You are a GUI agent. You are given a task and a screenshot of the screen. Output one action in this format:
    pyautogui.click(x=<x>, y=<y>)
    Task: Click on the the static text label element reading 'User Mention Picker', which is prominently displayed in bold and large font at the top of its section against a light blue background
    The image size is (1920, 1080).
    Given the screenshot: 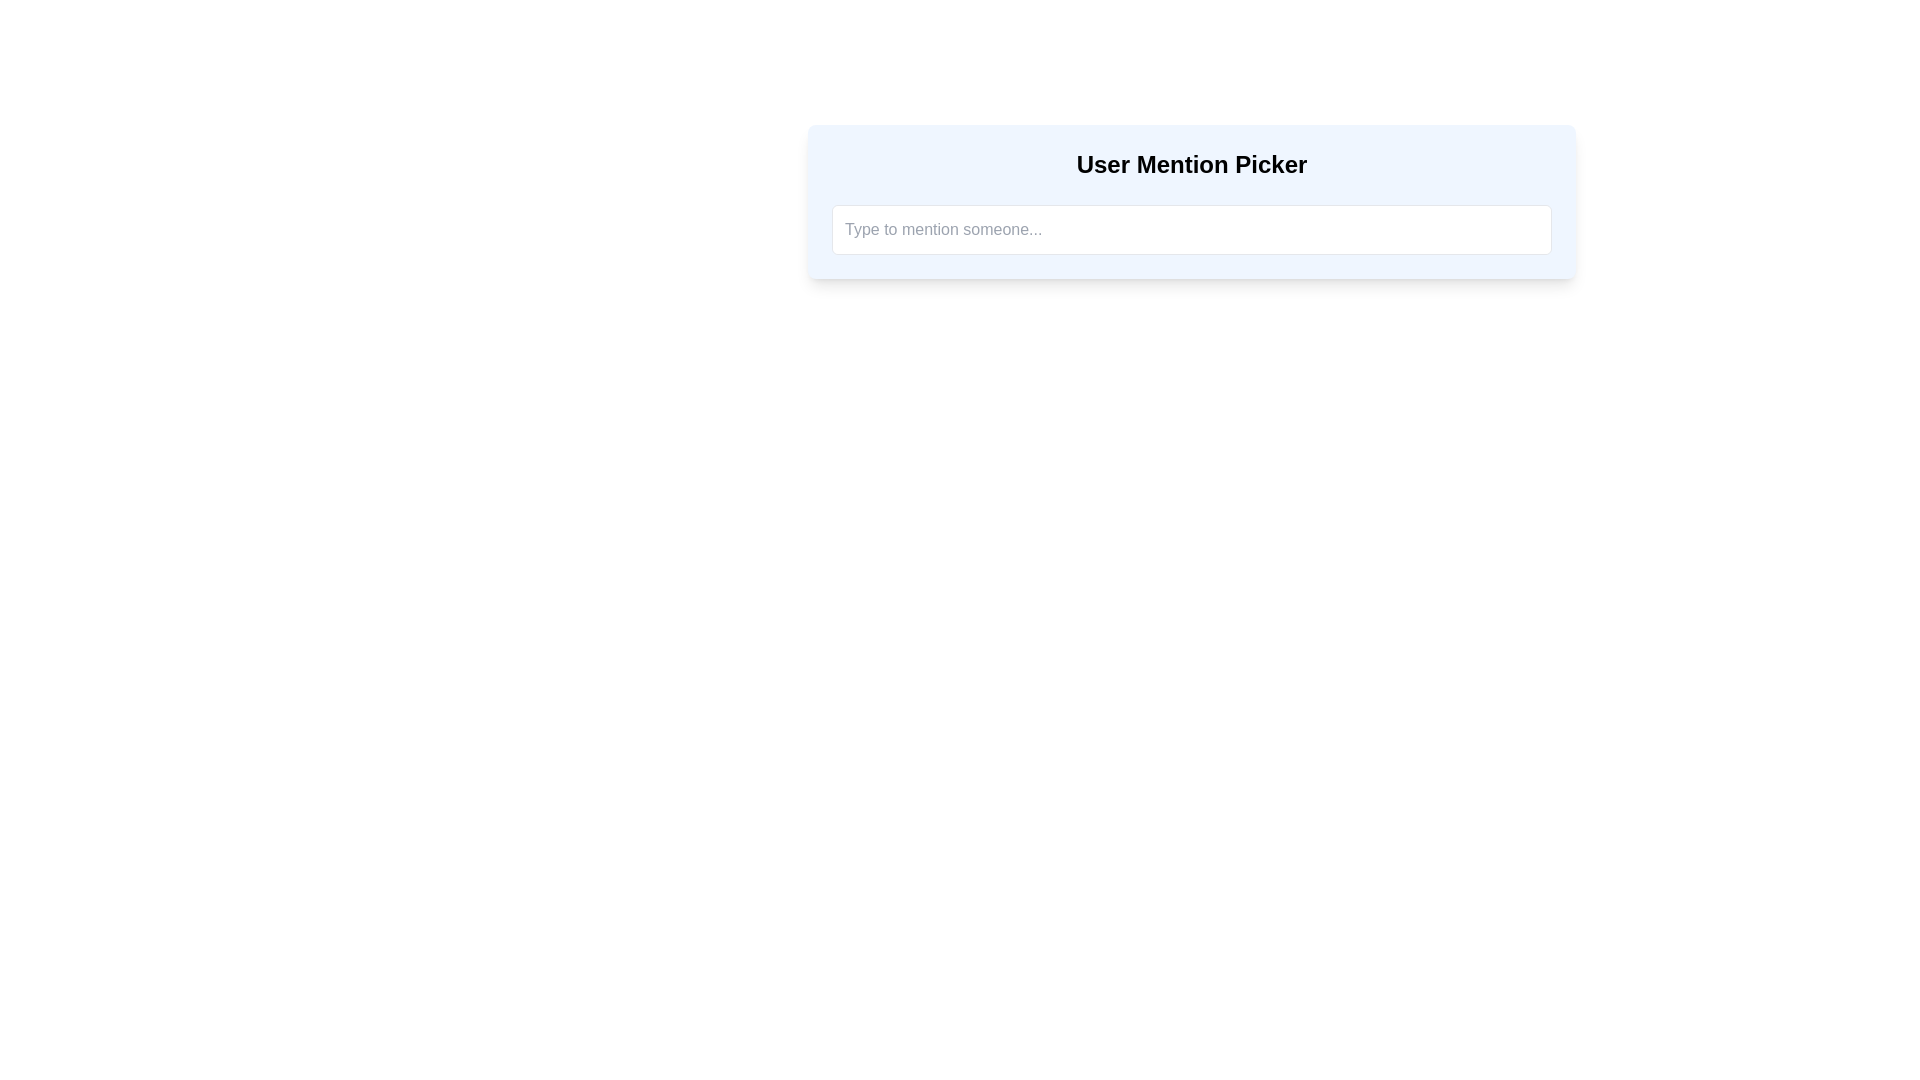 What is the action you would take?
    pyautogui.click(x=1191, y=164)
    